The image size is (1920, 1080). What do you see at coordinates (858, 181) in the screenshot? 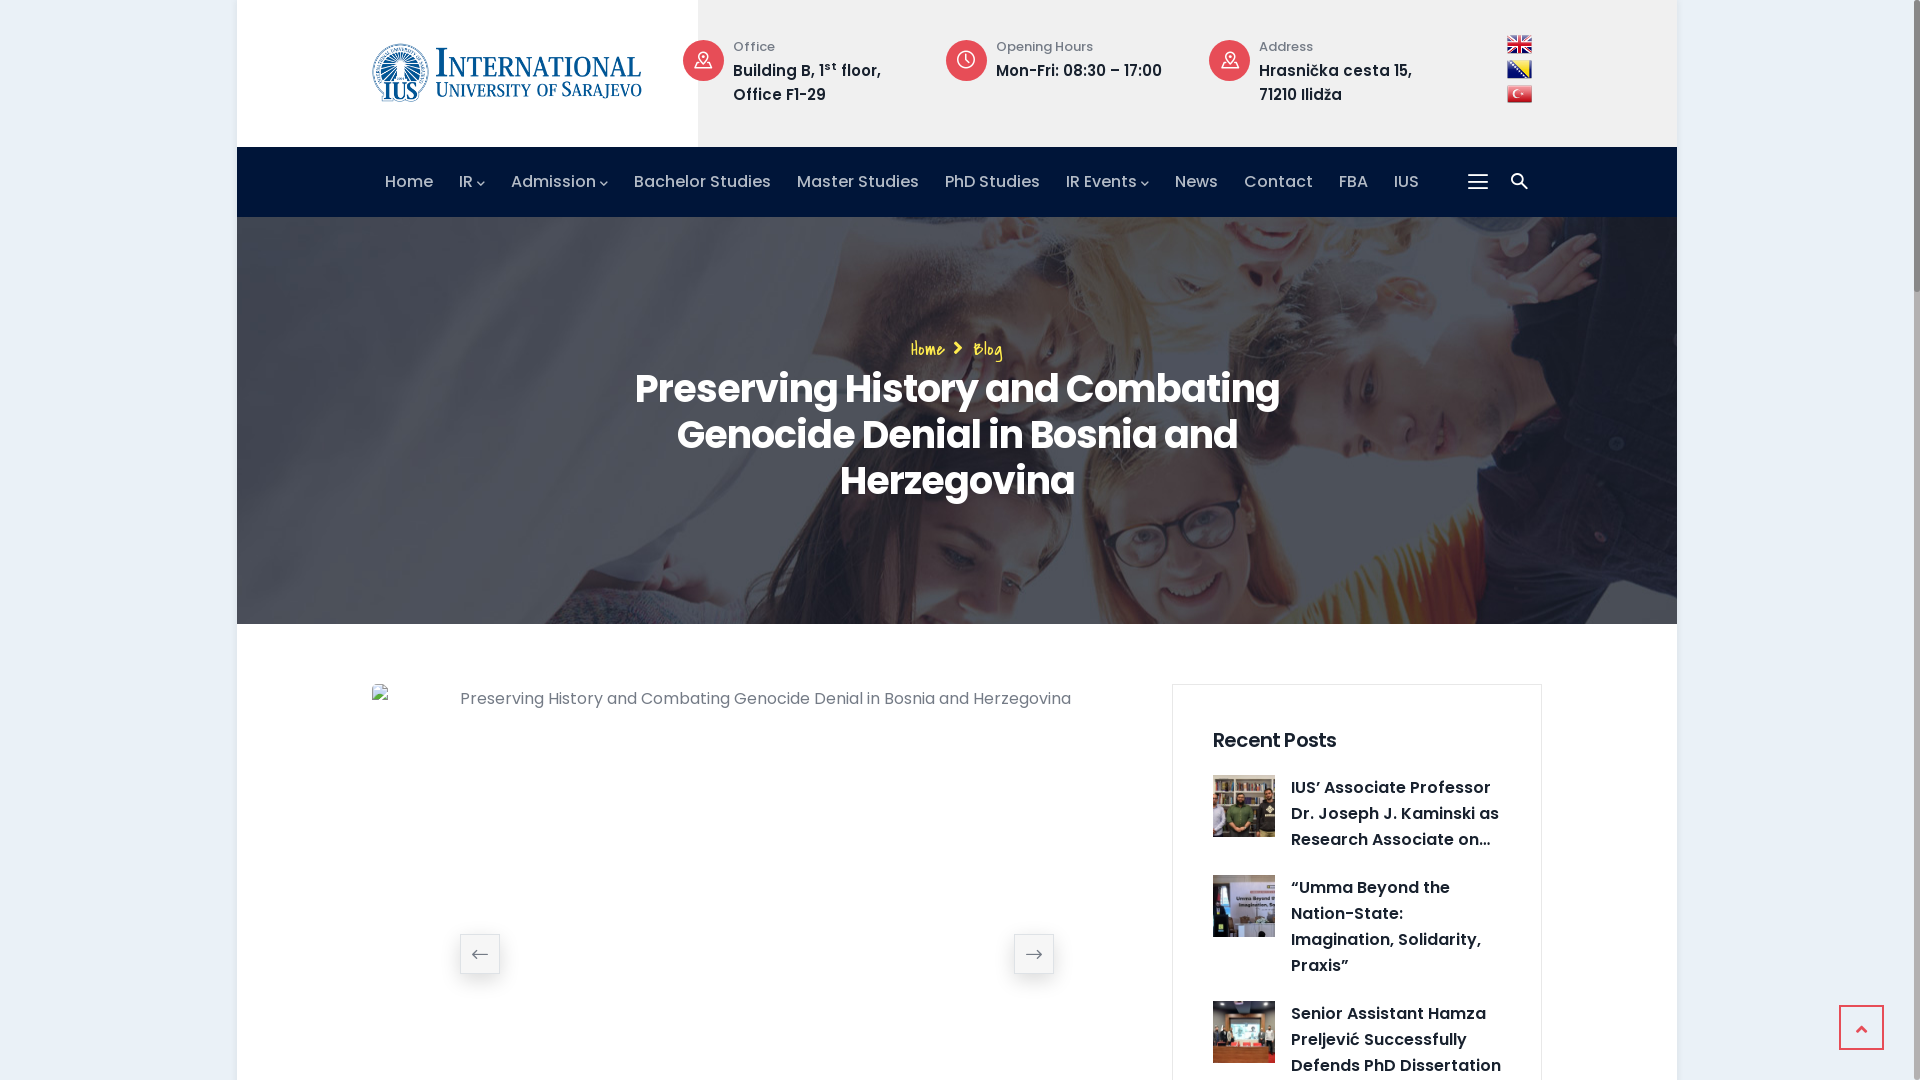
I see `'Master Studies'` at bounding box center [858, 181].